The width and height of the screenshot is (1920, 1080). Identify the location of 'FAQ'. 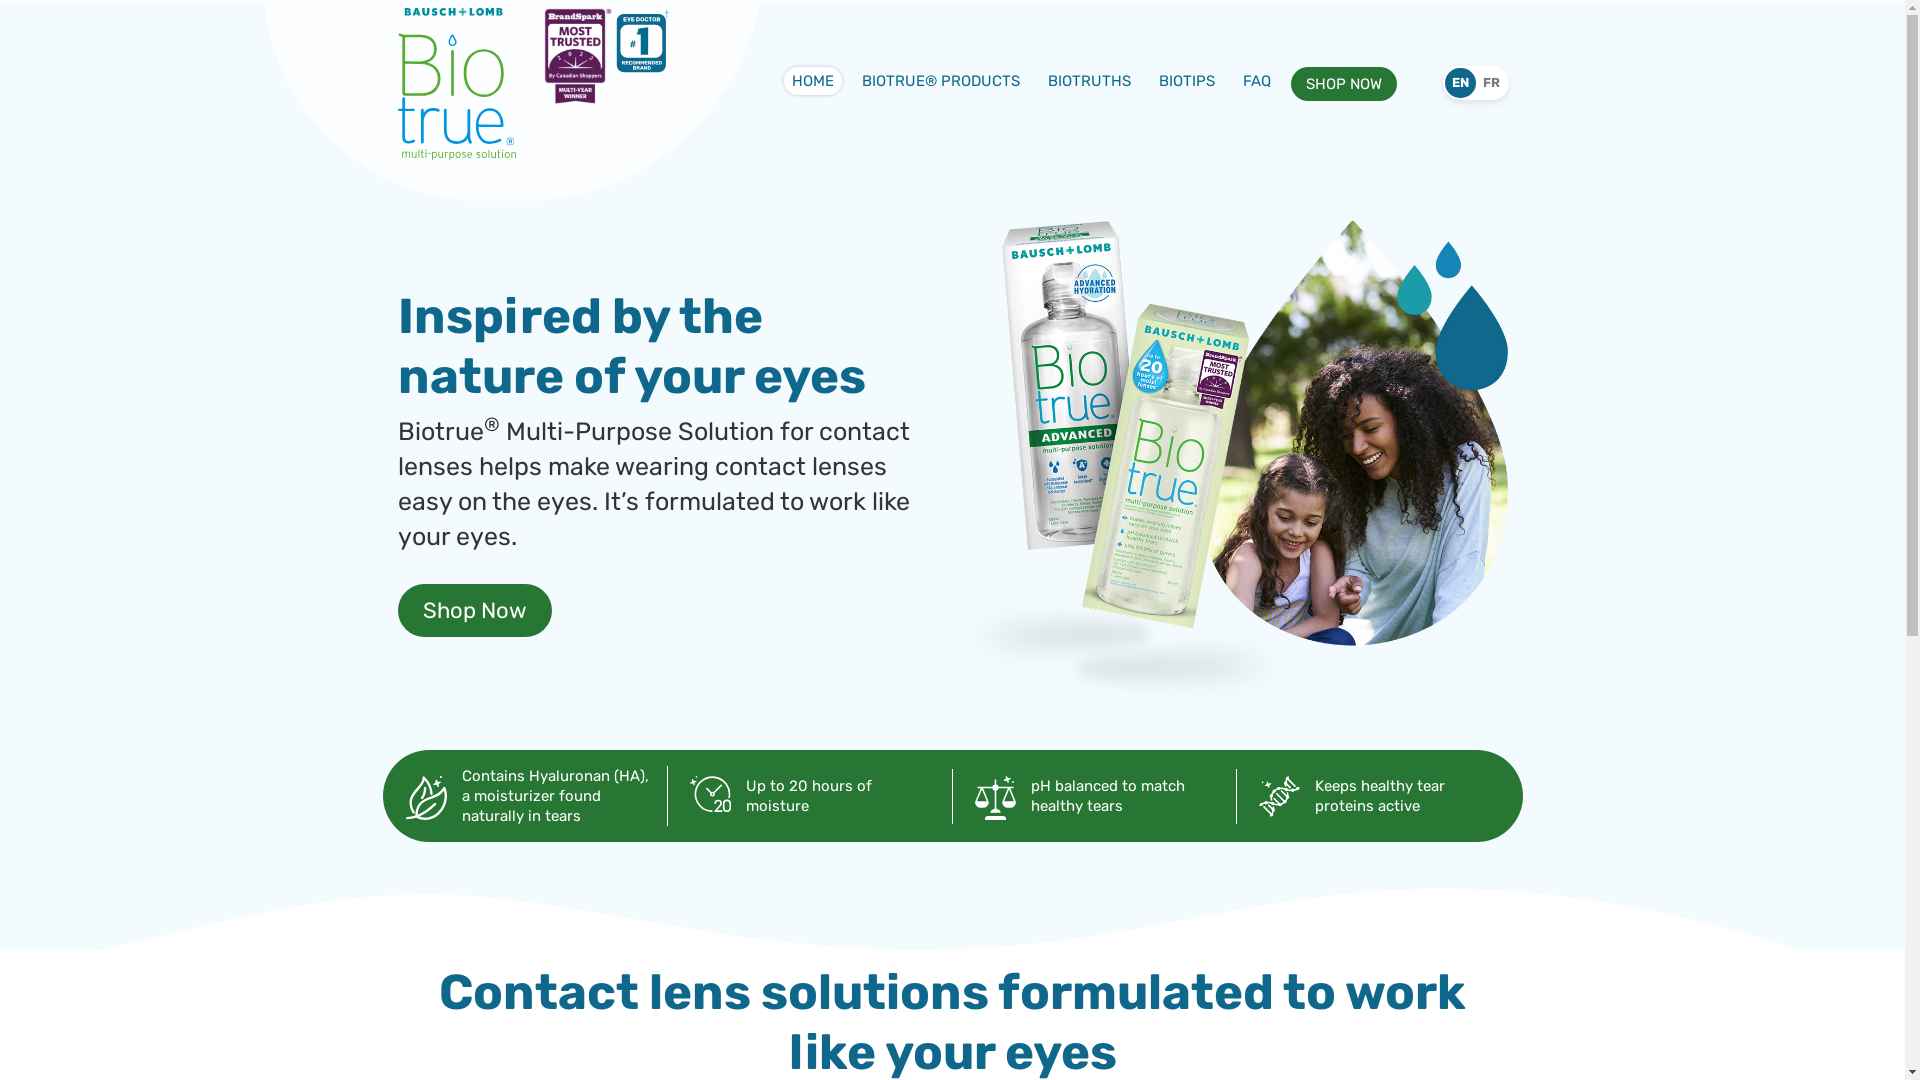
(1255, 80).